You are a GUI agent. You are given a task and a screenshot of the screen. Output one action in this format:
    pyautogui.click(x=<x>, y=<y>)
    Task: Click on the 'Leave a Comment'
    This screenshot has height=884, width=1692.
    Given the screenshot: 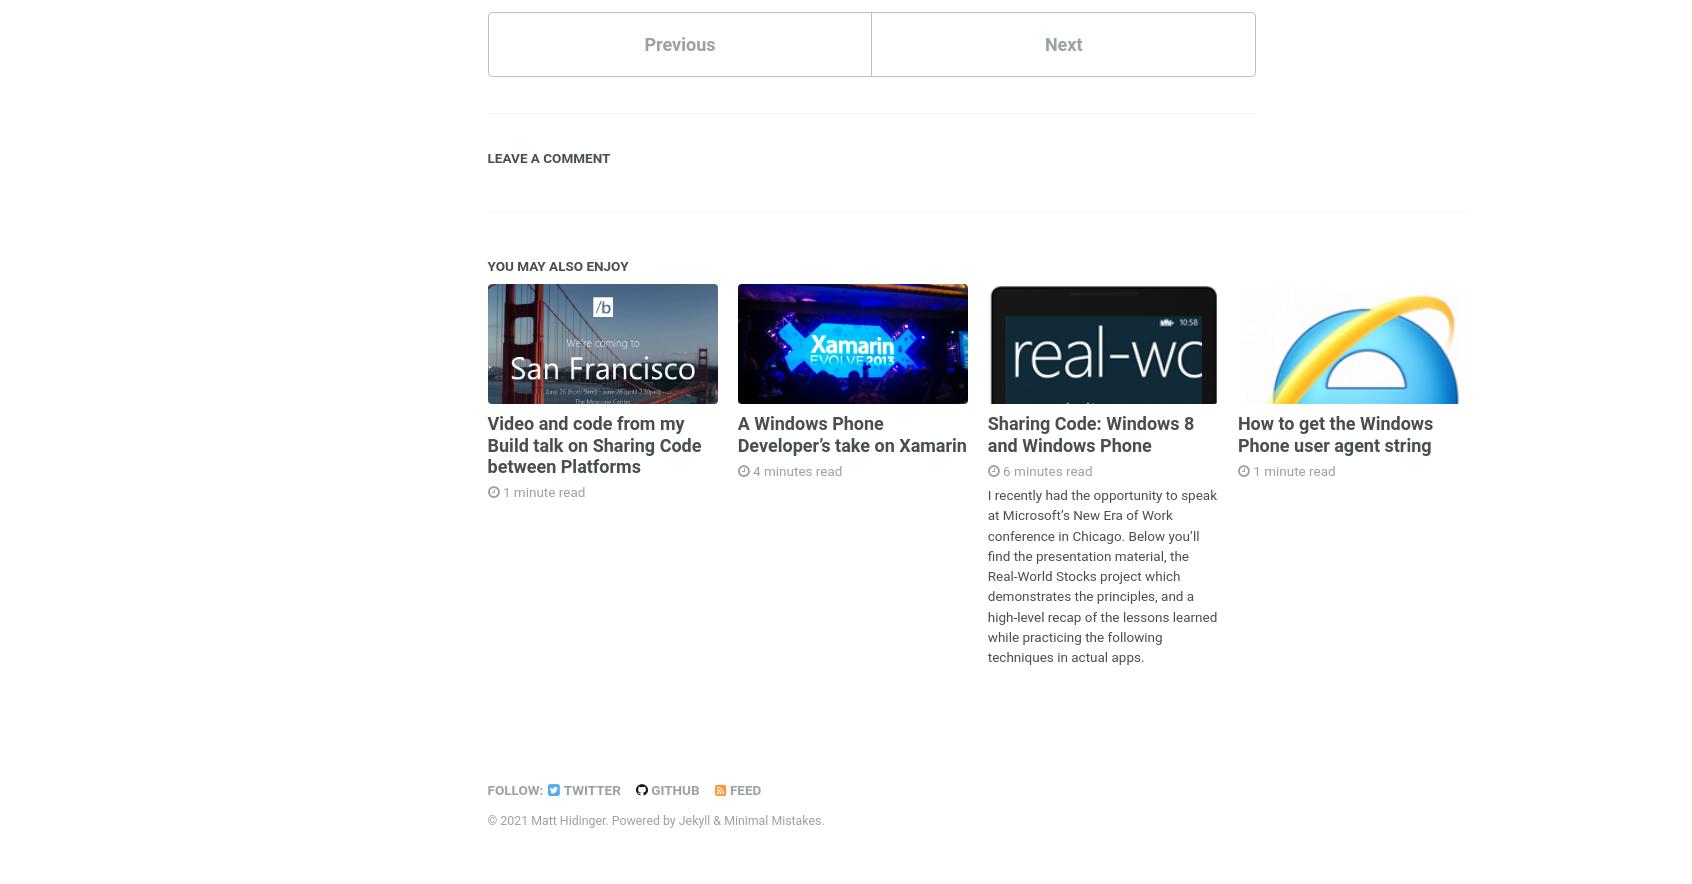 What is the action you would take?
    pyautogui.click(x=485, y=156)
    